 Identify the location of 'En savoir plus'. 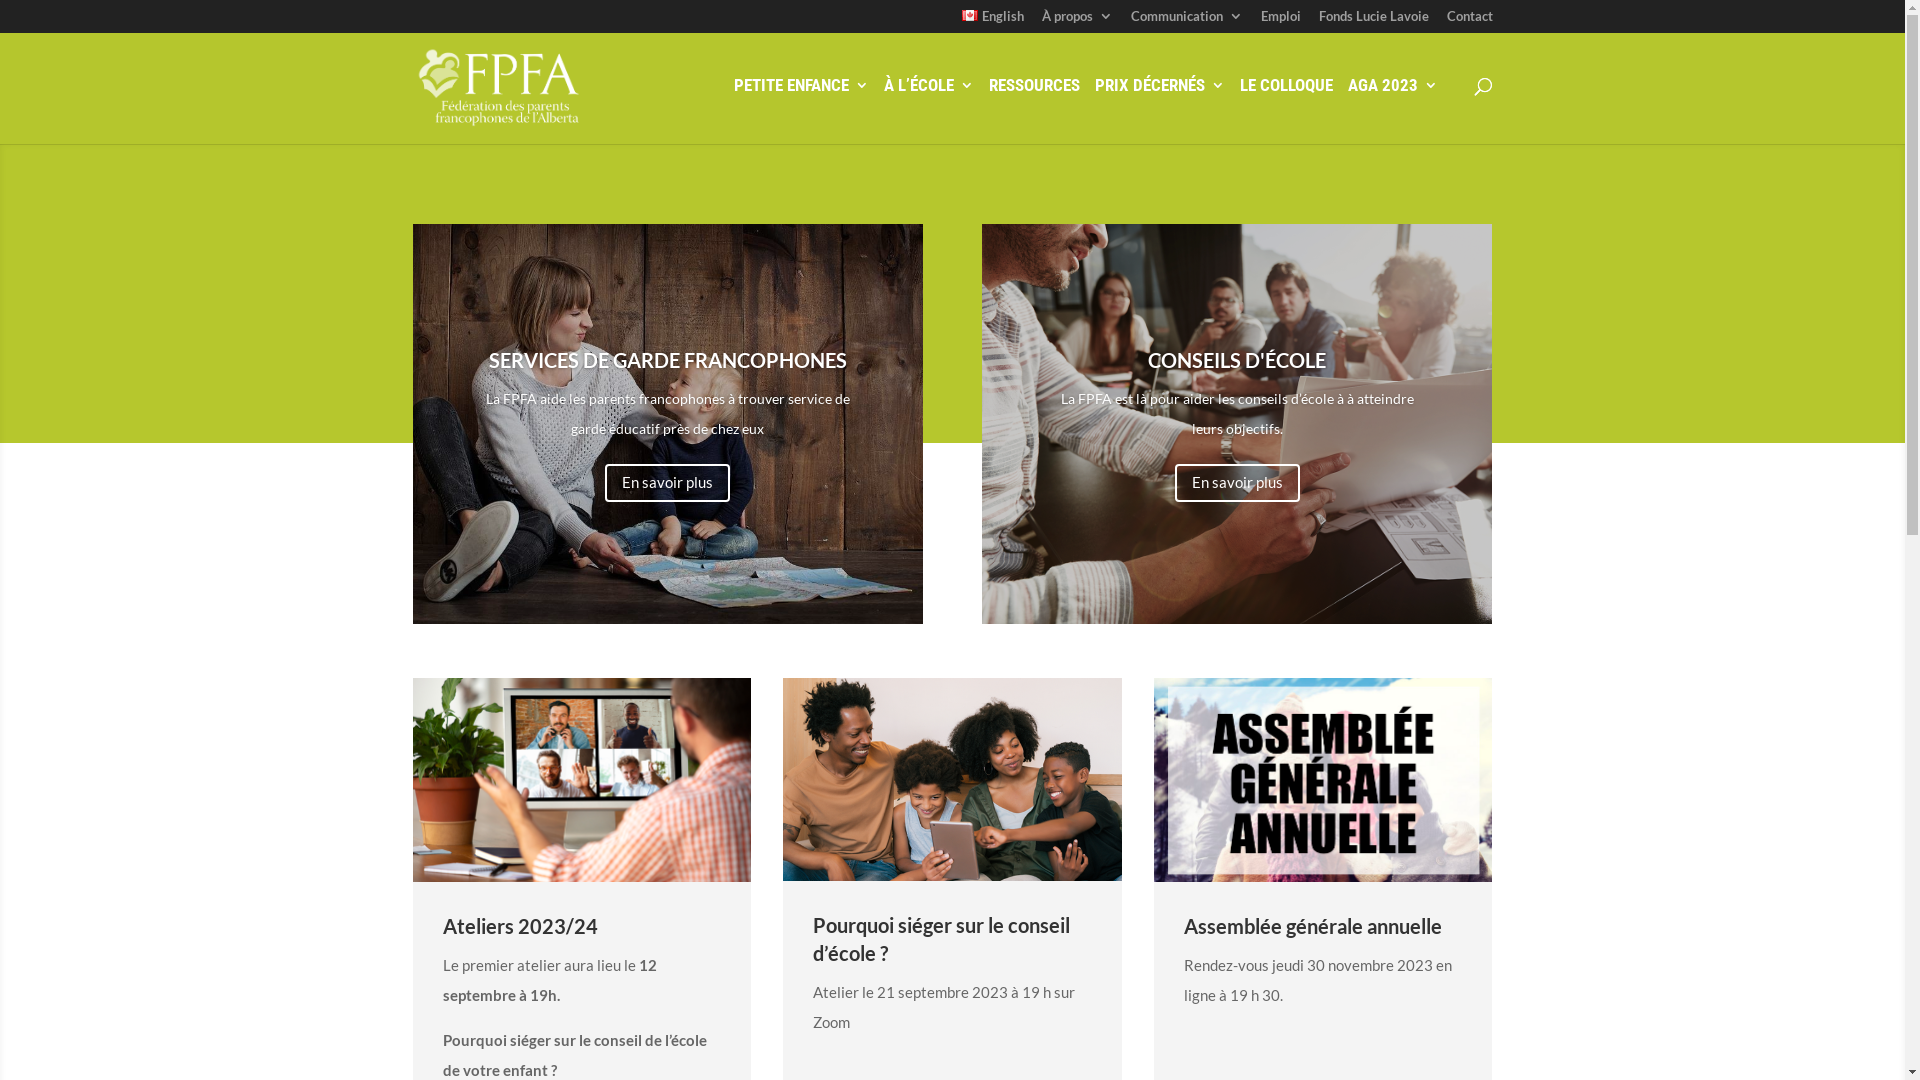
(667, 483).